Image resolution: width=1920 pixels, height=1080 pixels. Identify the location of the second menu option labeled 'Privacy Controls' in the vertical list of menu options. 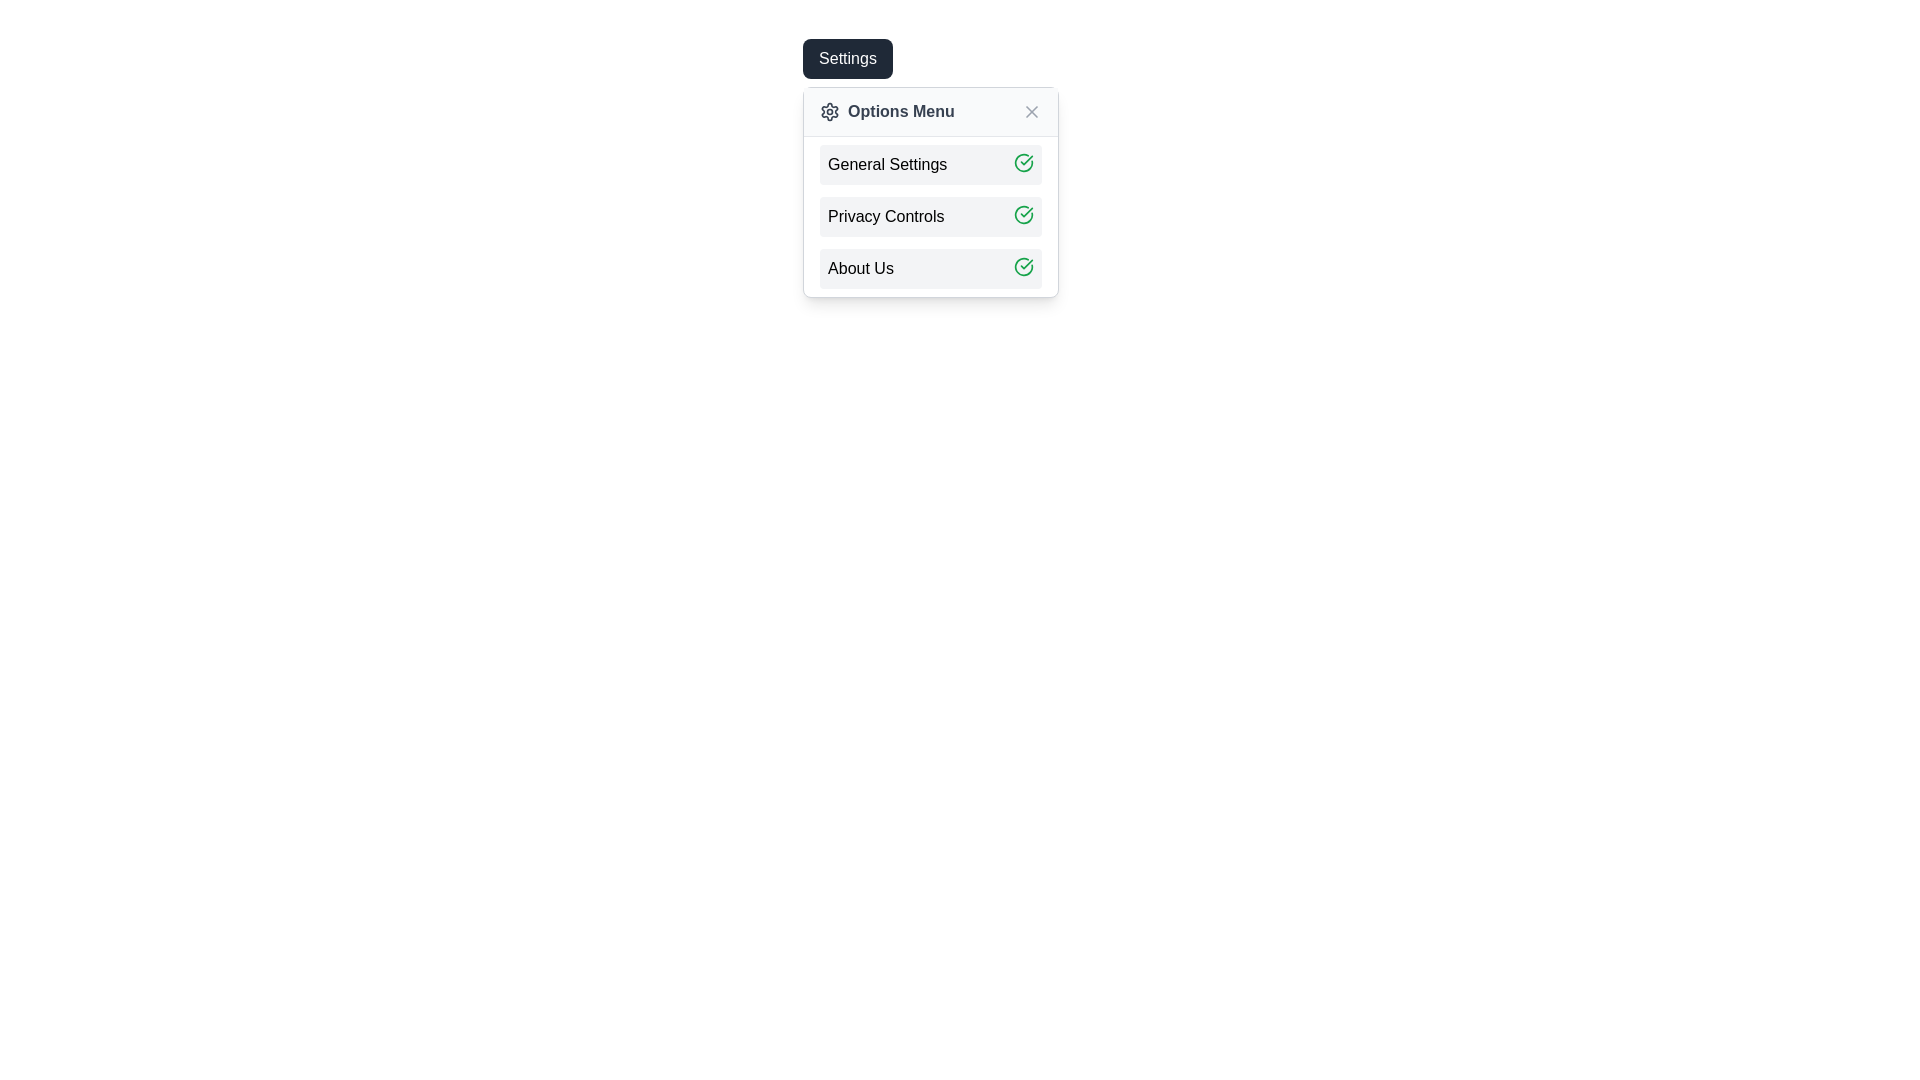
(930, 216).